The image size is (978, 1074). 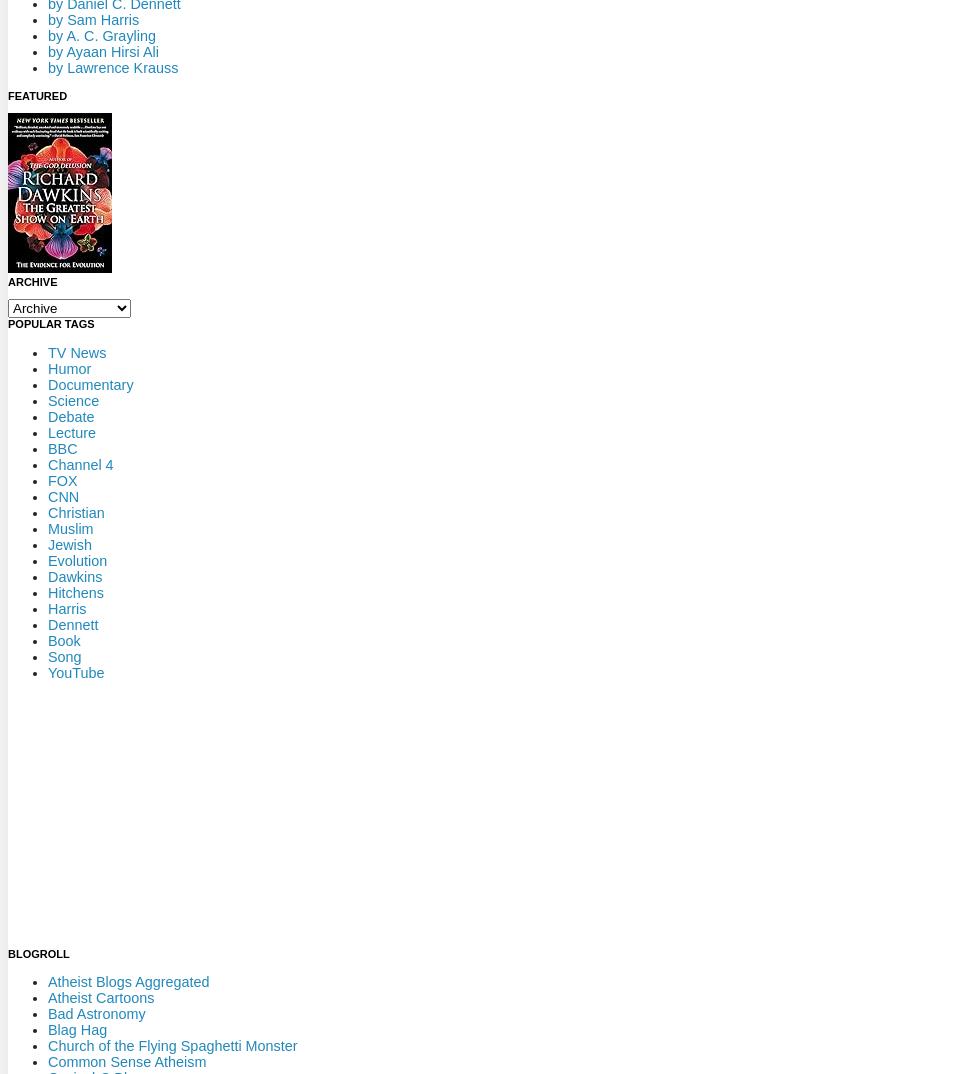 I want to click on 'Featured', so click(x=37, y=96).